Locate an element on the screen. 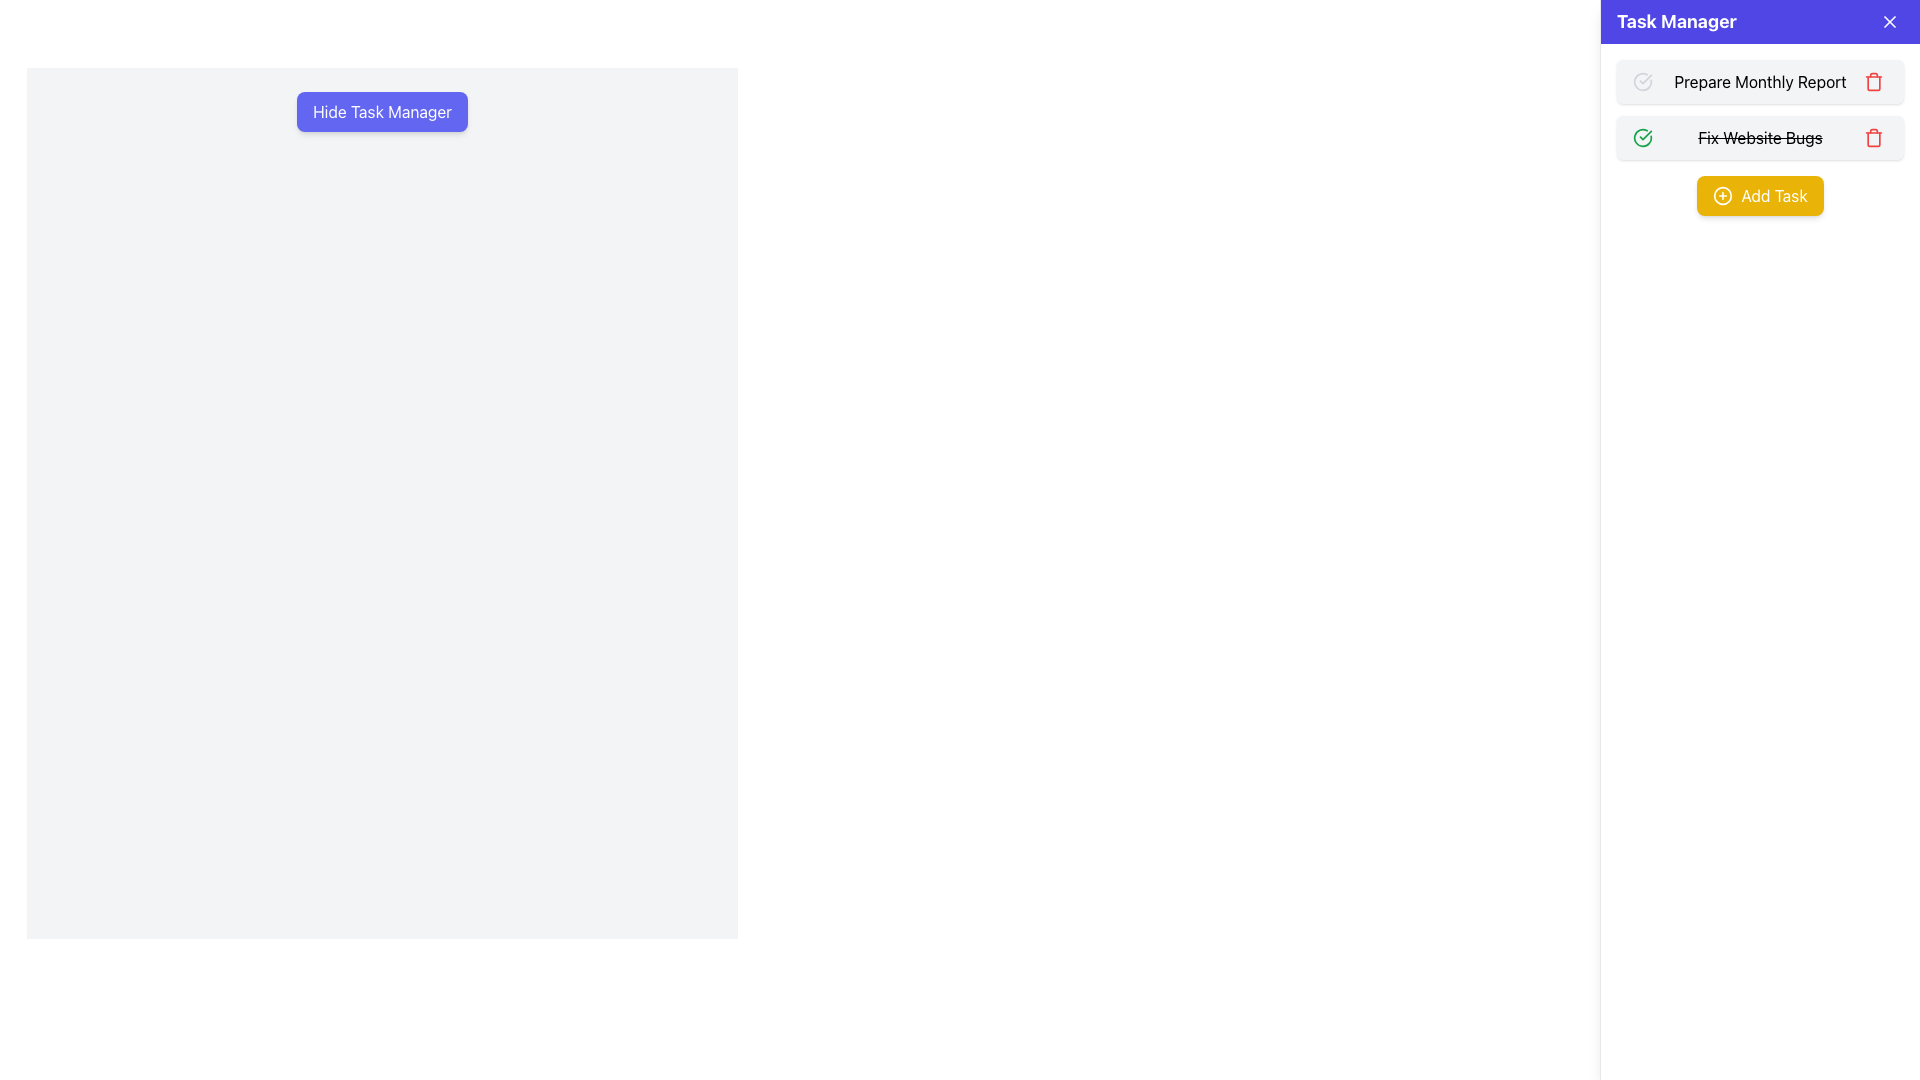 The image size is (1920, 1080). the upper left segment of the green checkmark icon associated with the task 'Fix Website Bugs' in the Task Manager interface to interact with it is located at coordinates (1642, 137).